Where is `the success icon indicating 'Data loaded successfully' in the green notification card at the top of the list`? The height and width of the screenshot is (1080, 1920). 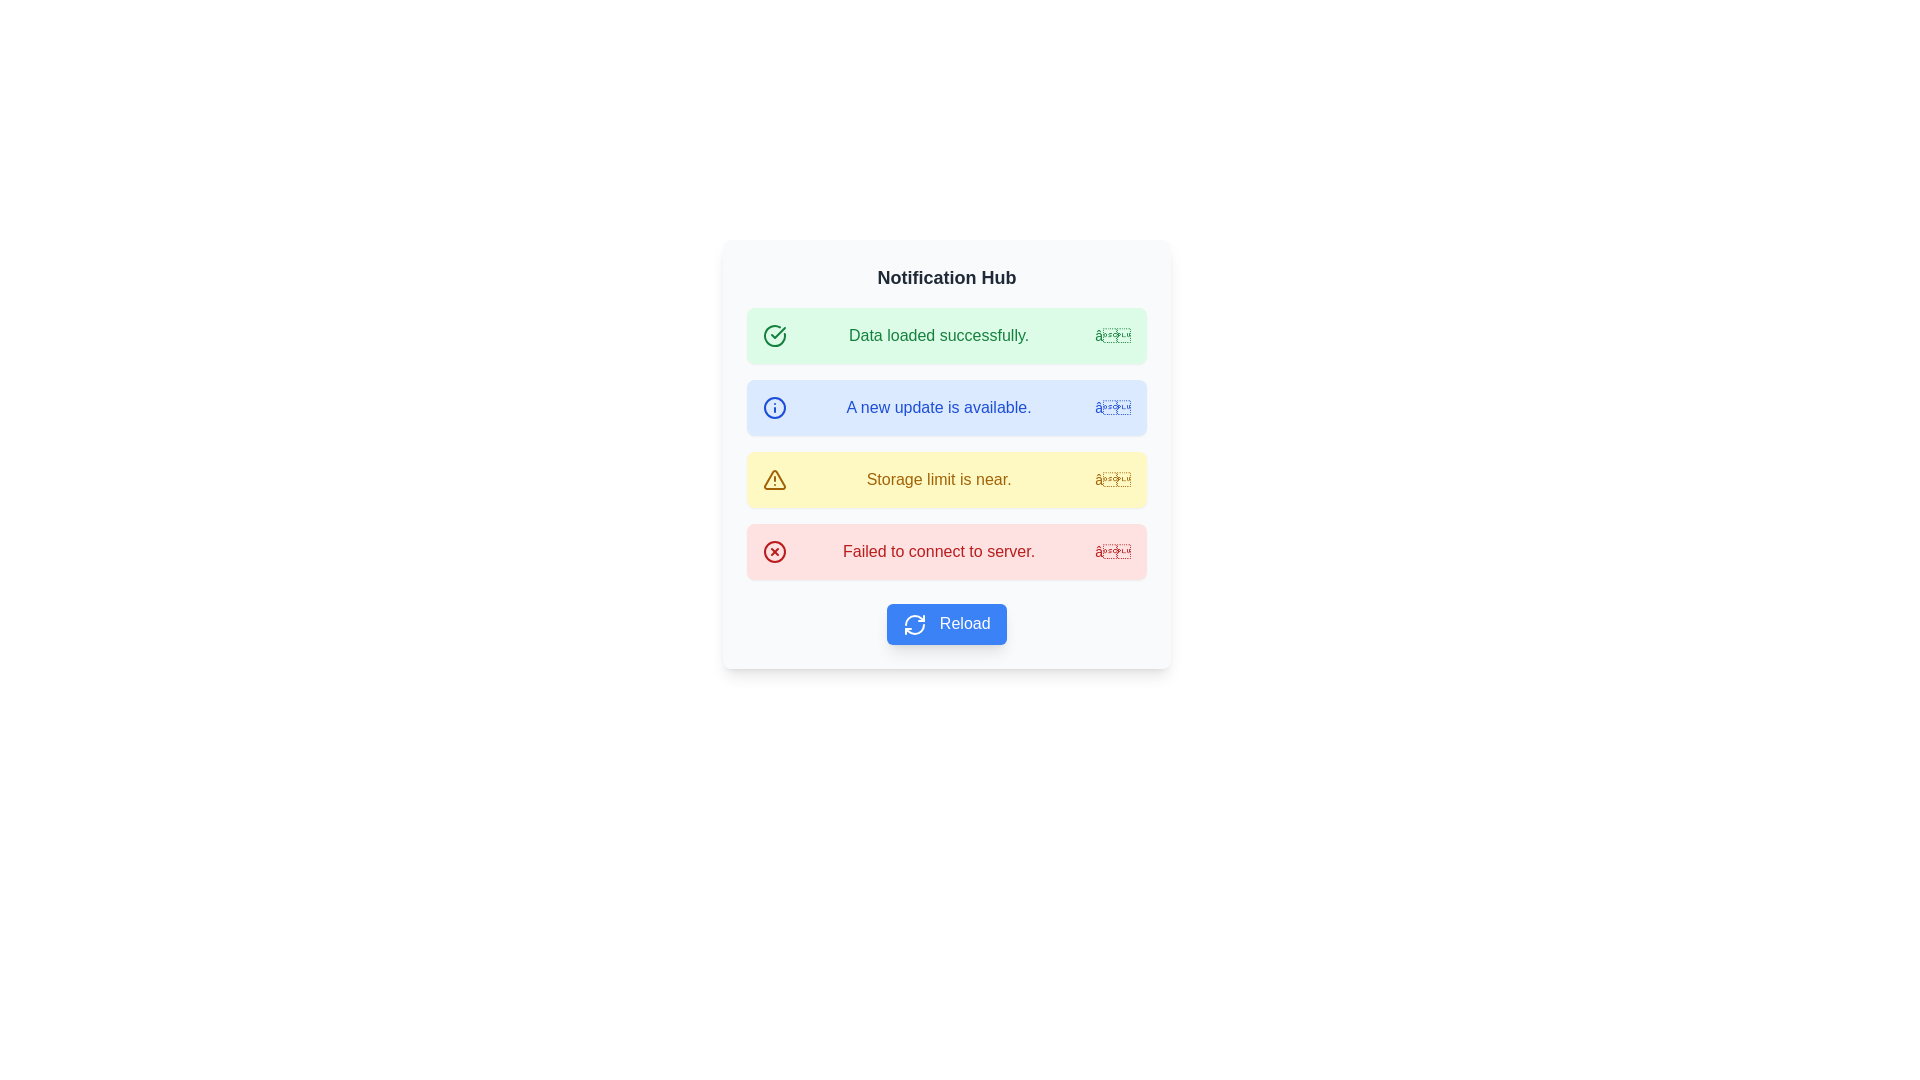 the success icon indicating 'Data loaded successfully' in the green notification card at the top of the list is located at coordinates (773, 334).